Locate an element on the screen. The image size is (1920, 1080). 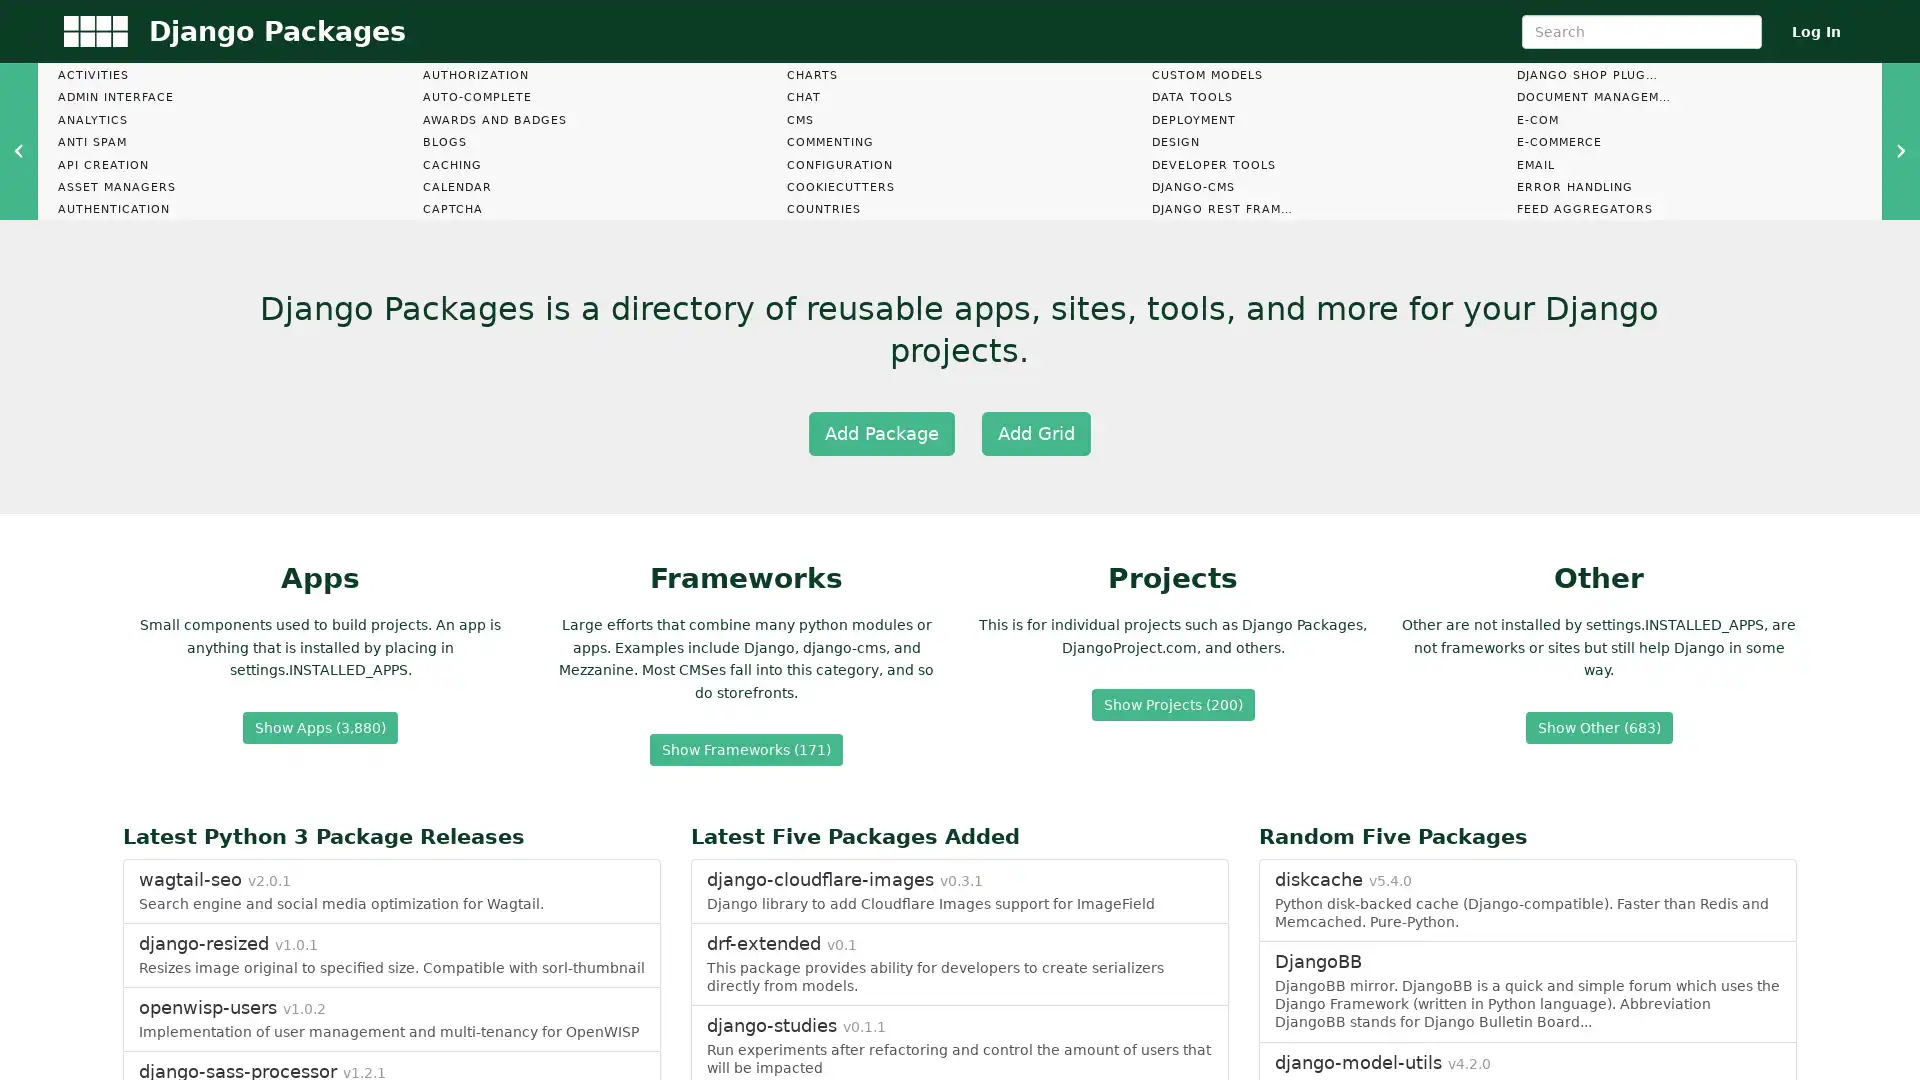
Add Package is located at coordinates (880, 431).